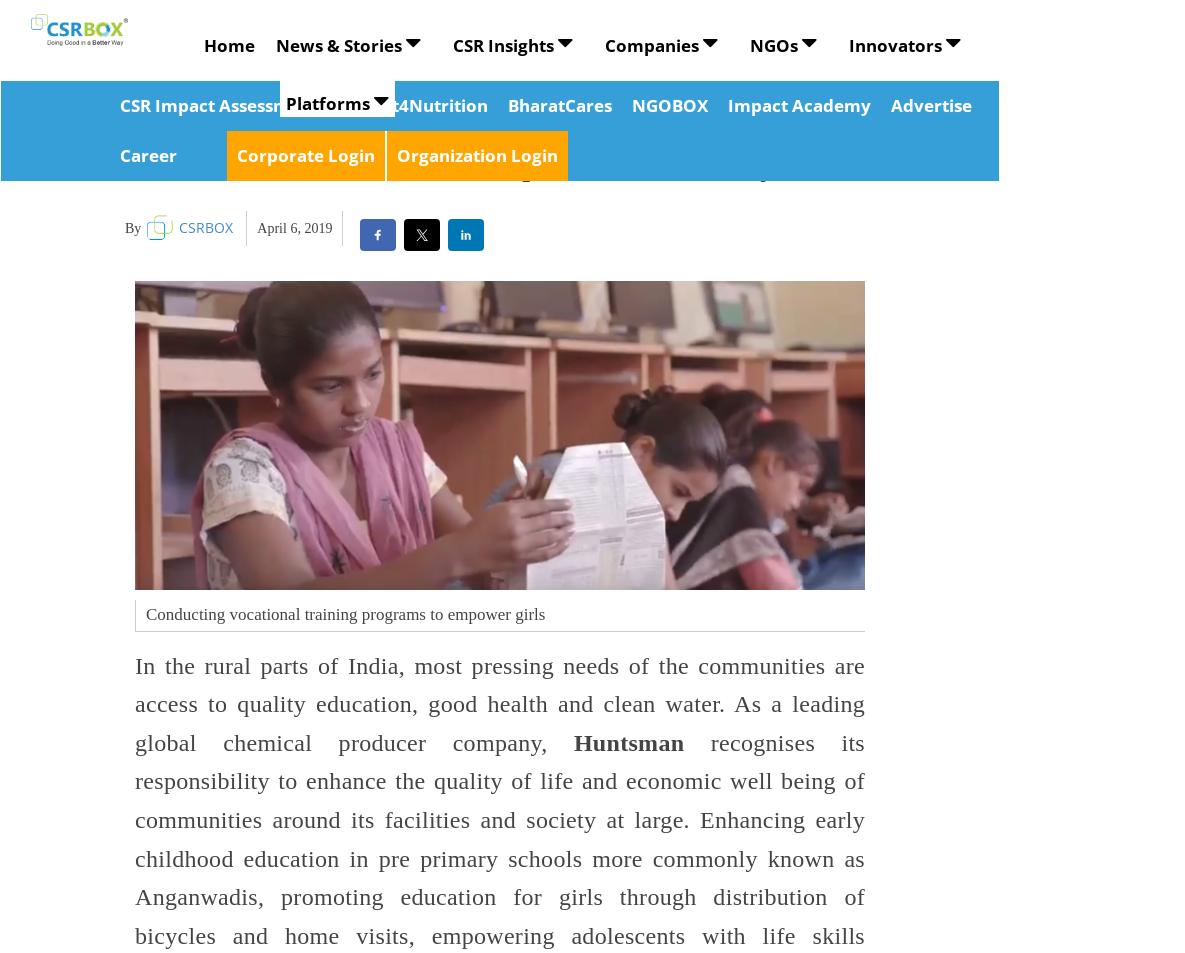  I want to click on 'NGOs', so click(749, 44).